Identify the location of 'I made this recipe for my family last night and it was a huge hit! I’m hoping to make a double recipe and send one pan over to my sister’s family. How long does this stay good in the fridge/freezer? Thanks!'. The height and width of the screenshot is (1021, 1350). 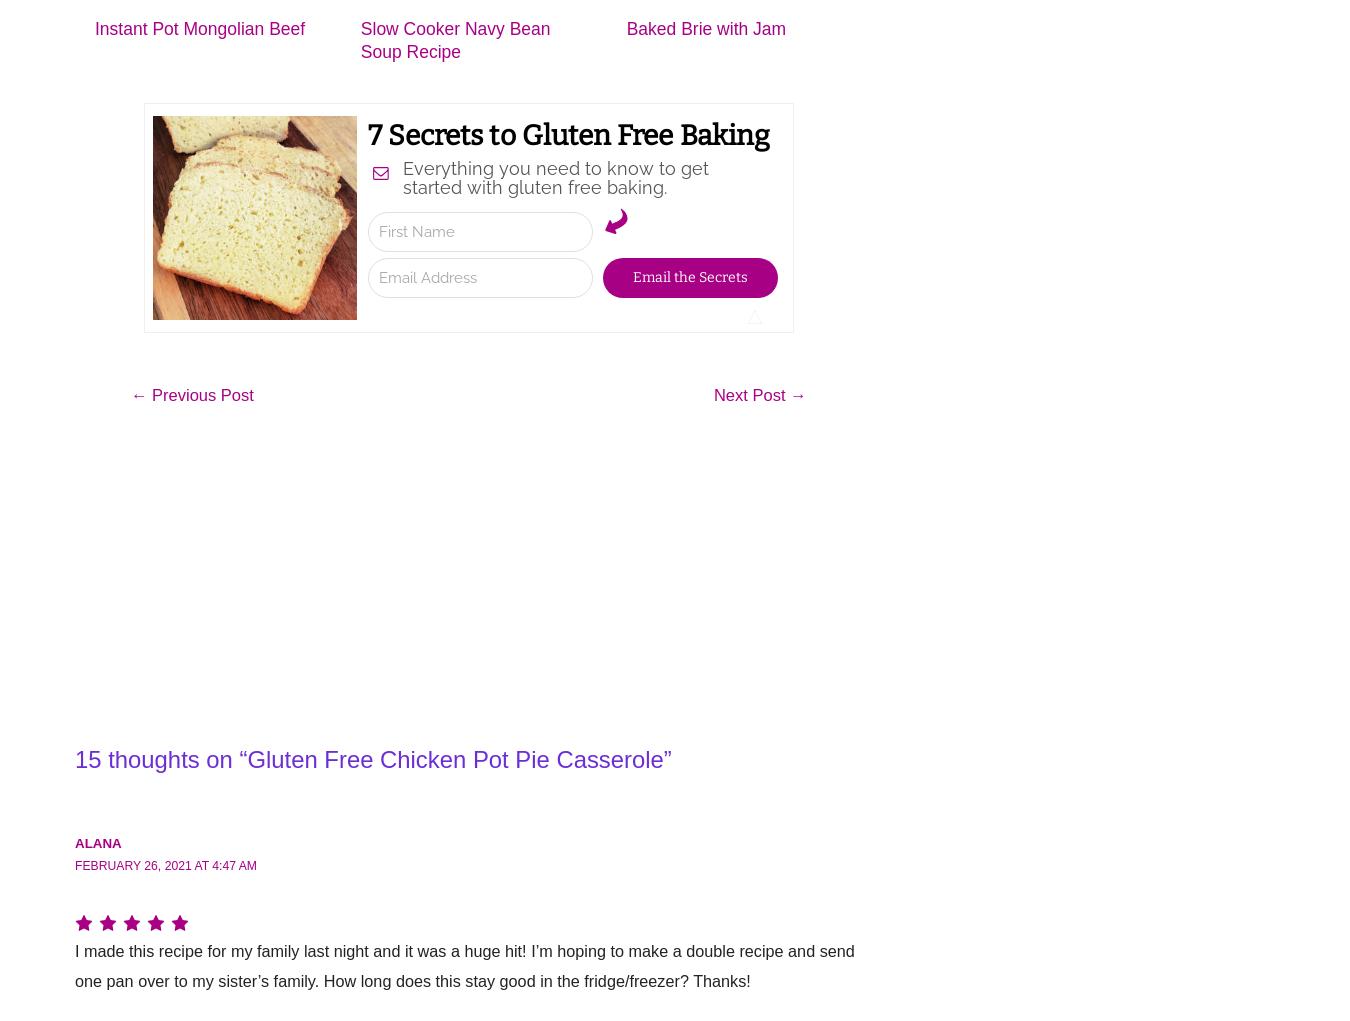
(74, 968).